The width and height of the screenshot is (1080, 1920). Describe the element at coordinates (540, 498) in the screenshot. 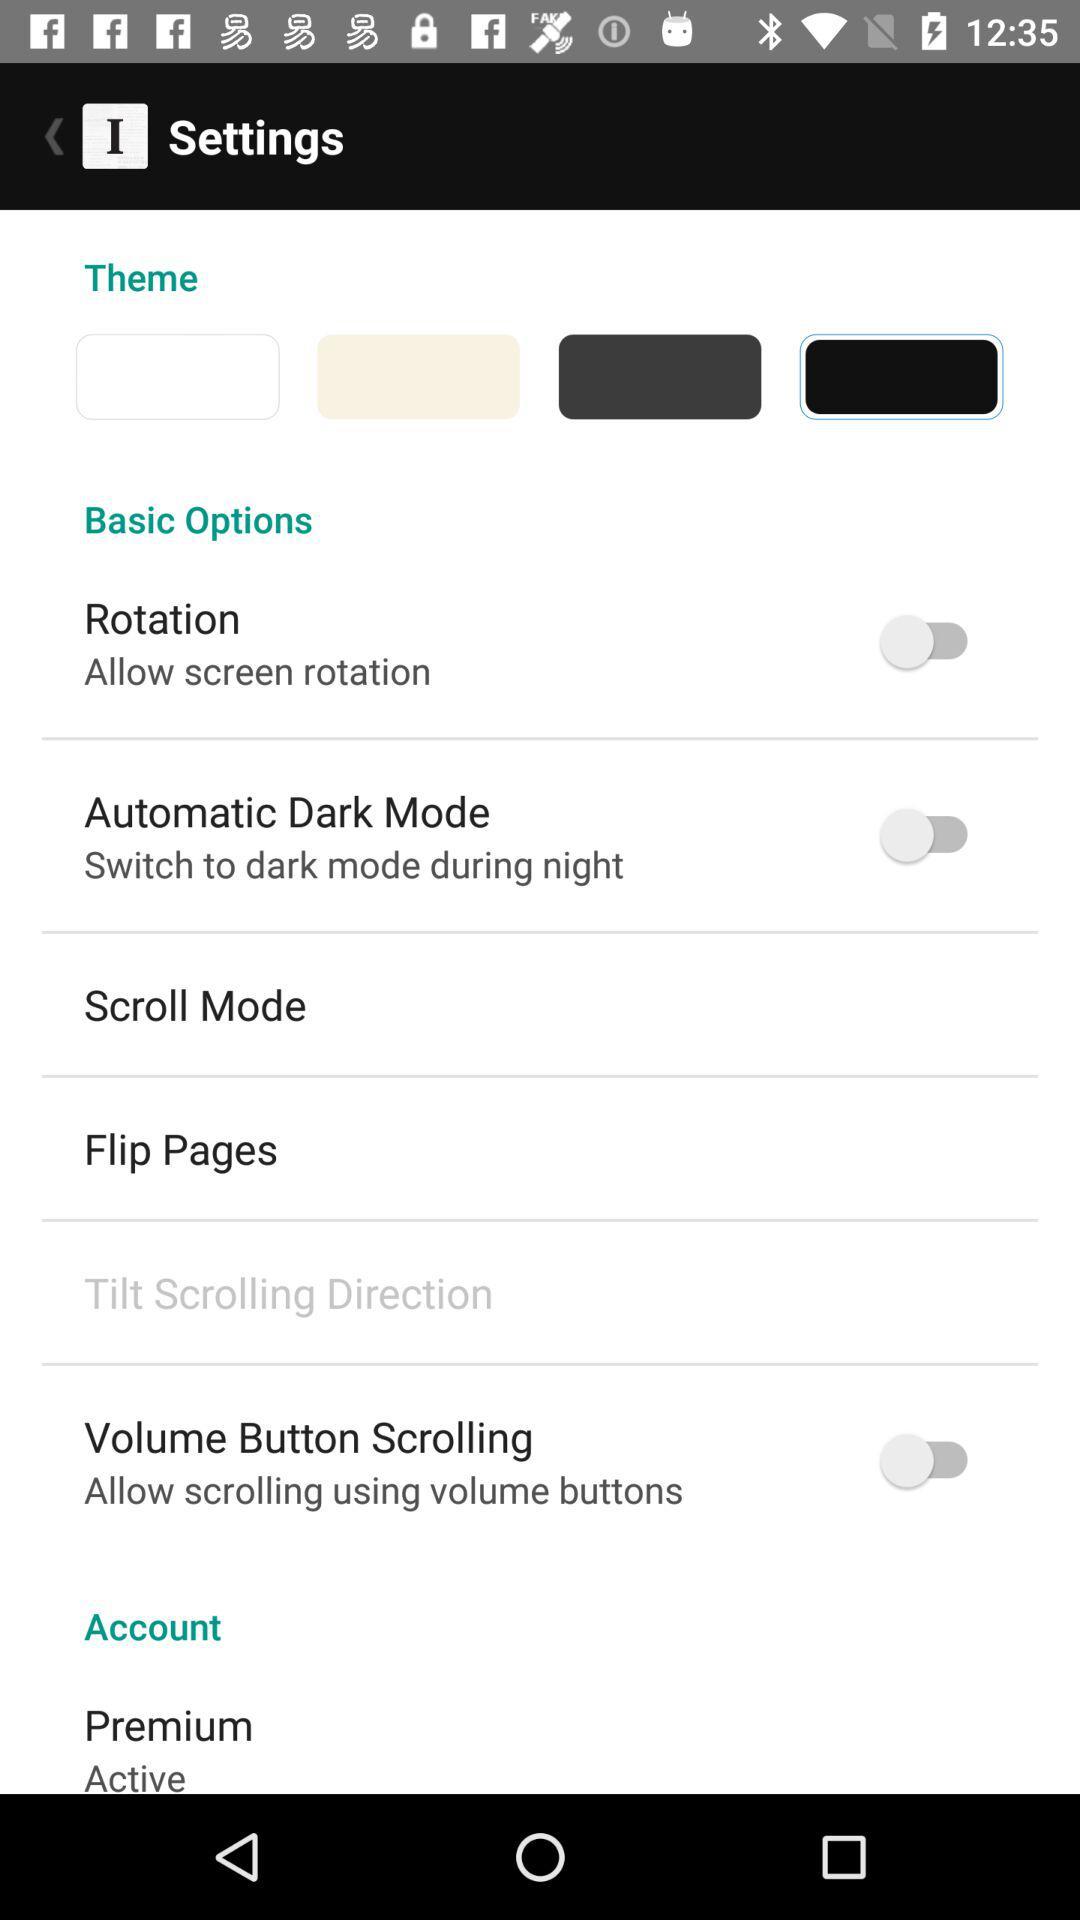

I see `the basic options item` at that location.